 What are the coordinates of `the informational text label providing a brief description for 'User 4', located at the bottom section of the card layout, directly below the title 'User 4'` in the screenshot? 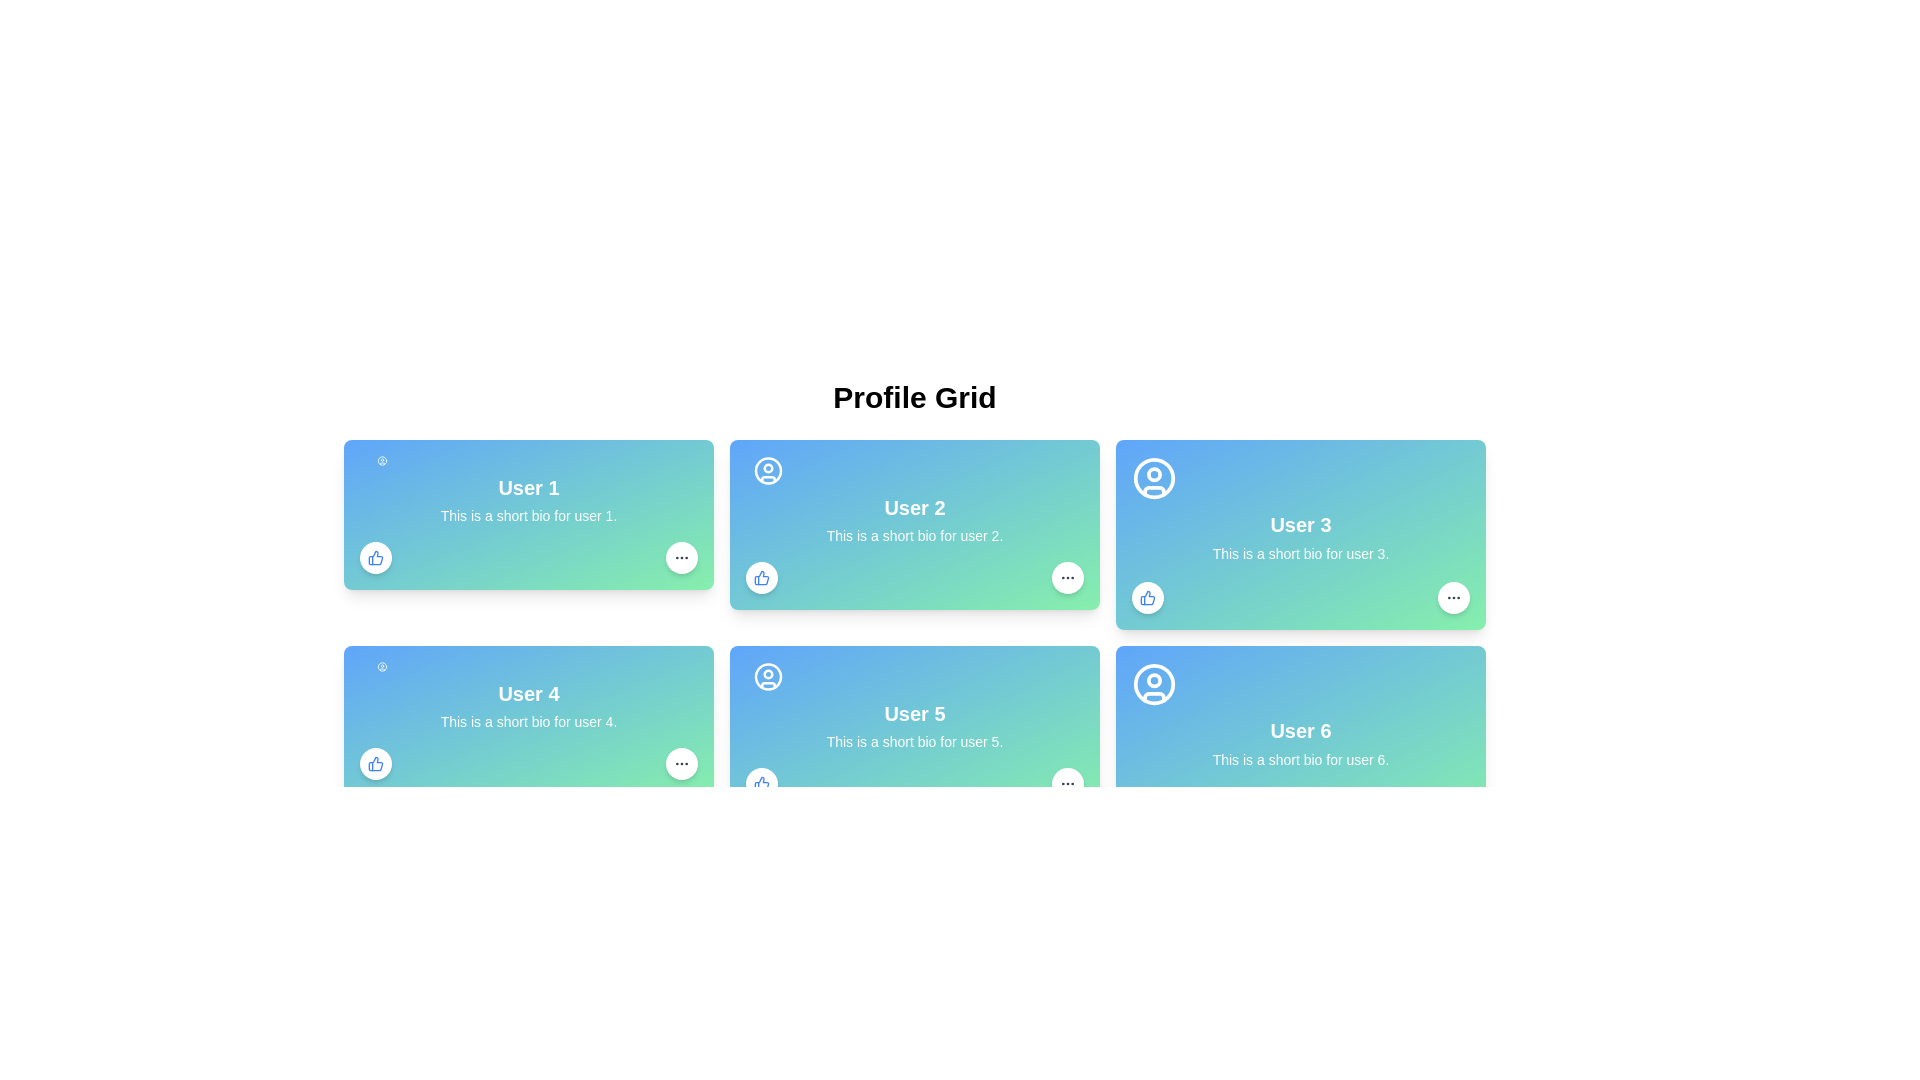 It's located at (528, 721).